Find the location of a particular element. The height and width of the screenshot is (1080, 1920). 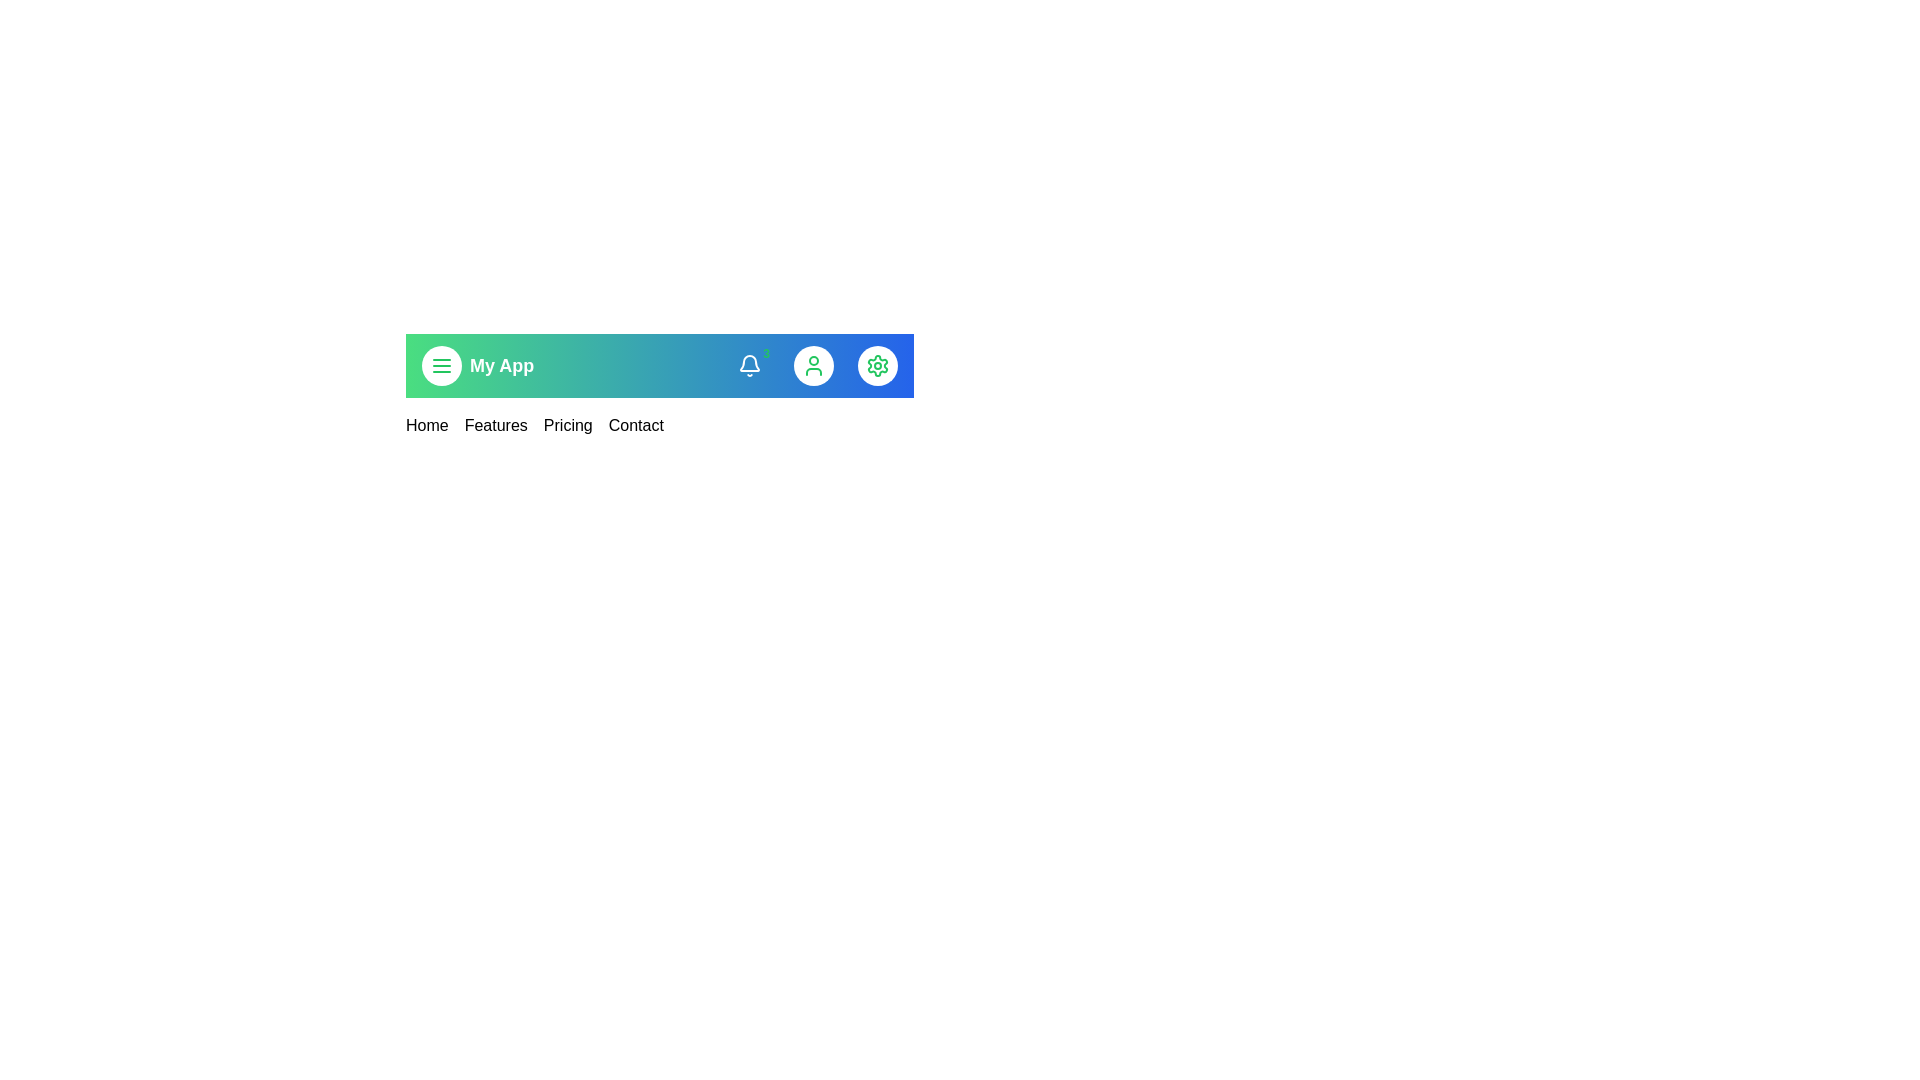

the menu link corresponding to Features is located at coordinates (495, 424).